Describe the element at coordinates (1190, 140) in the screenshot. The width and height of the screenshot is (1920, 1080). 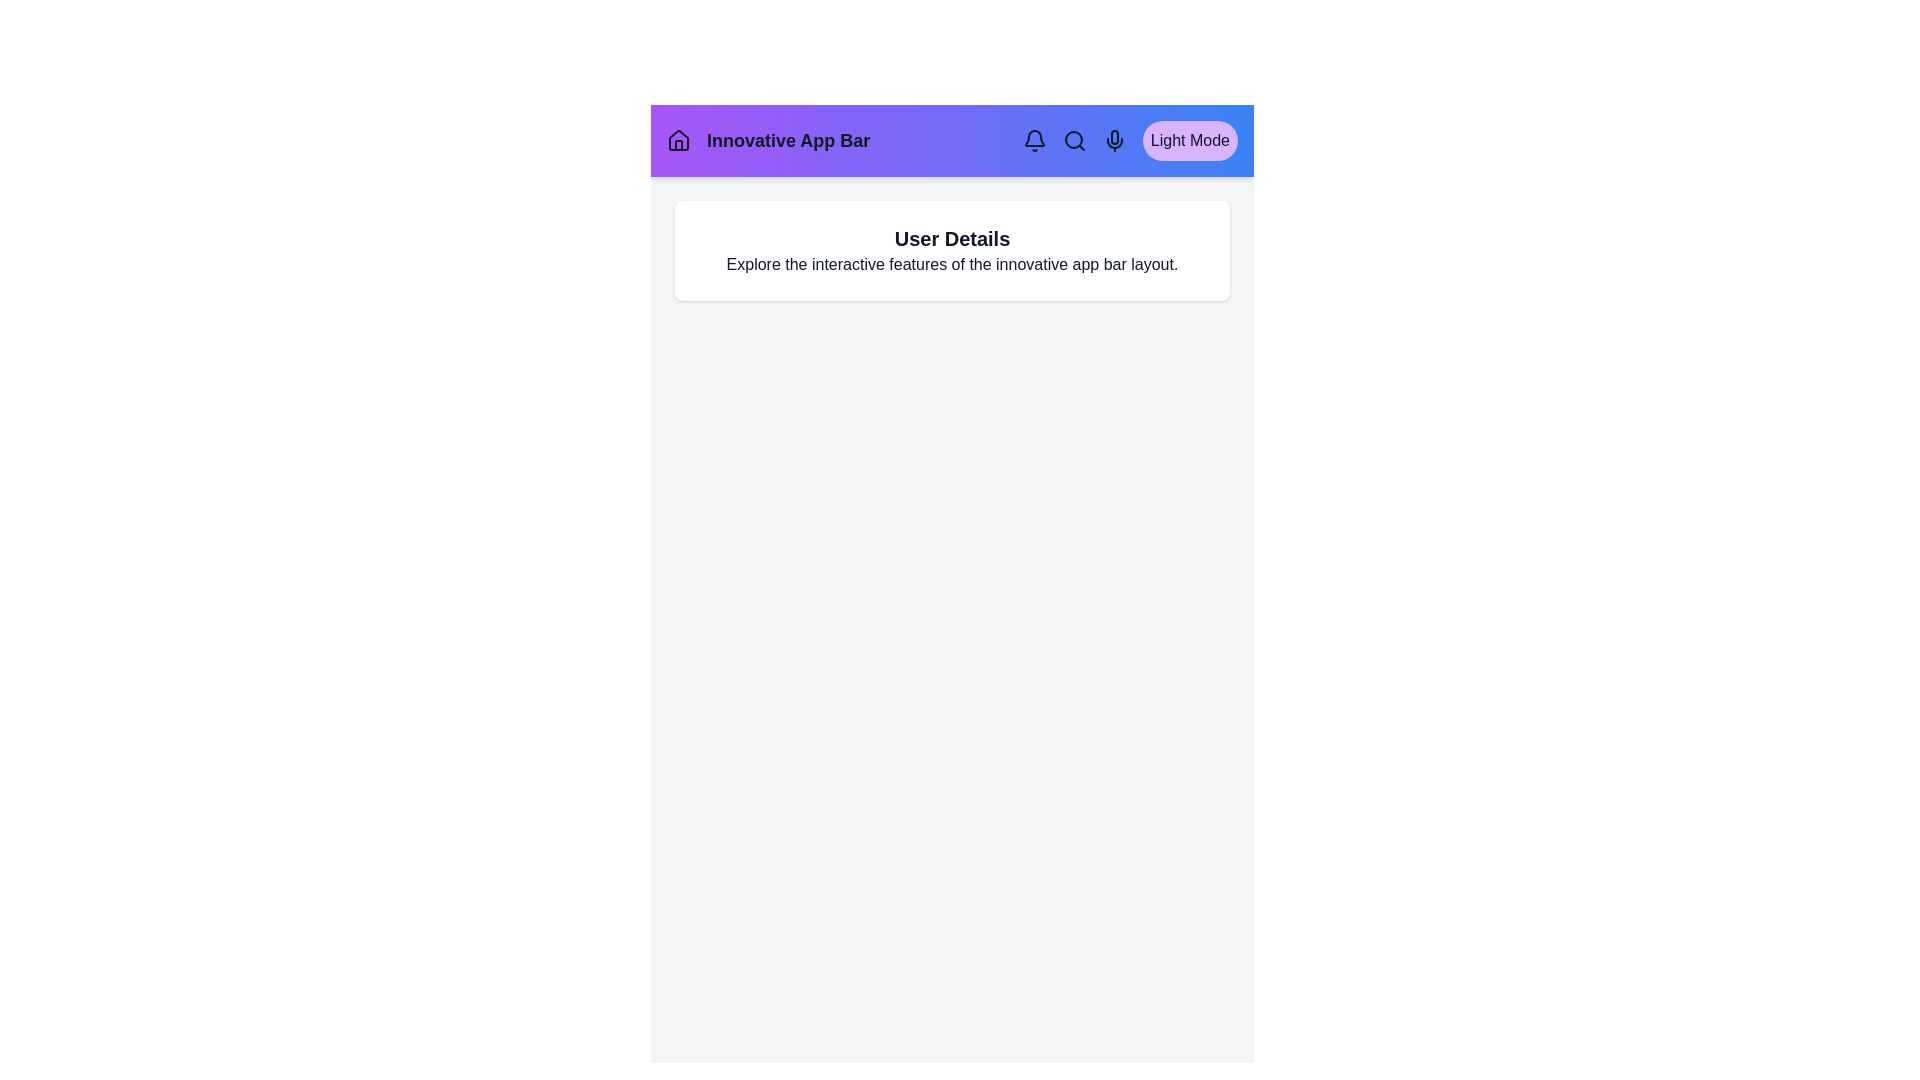
I see `'Light Mode' button to toggle the application theme` at that location.